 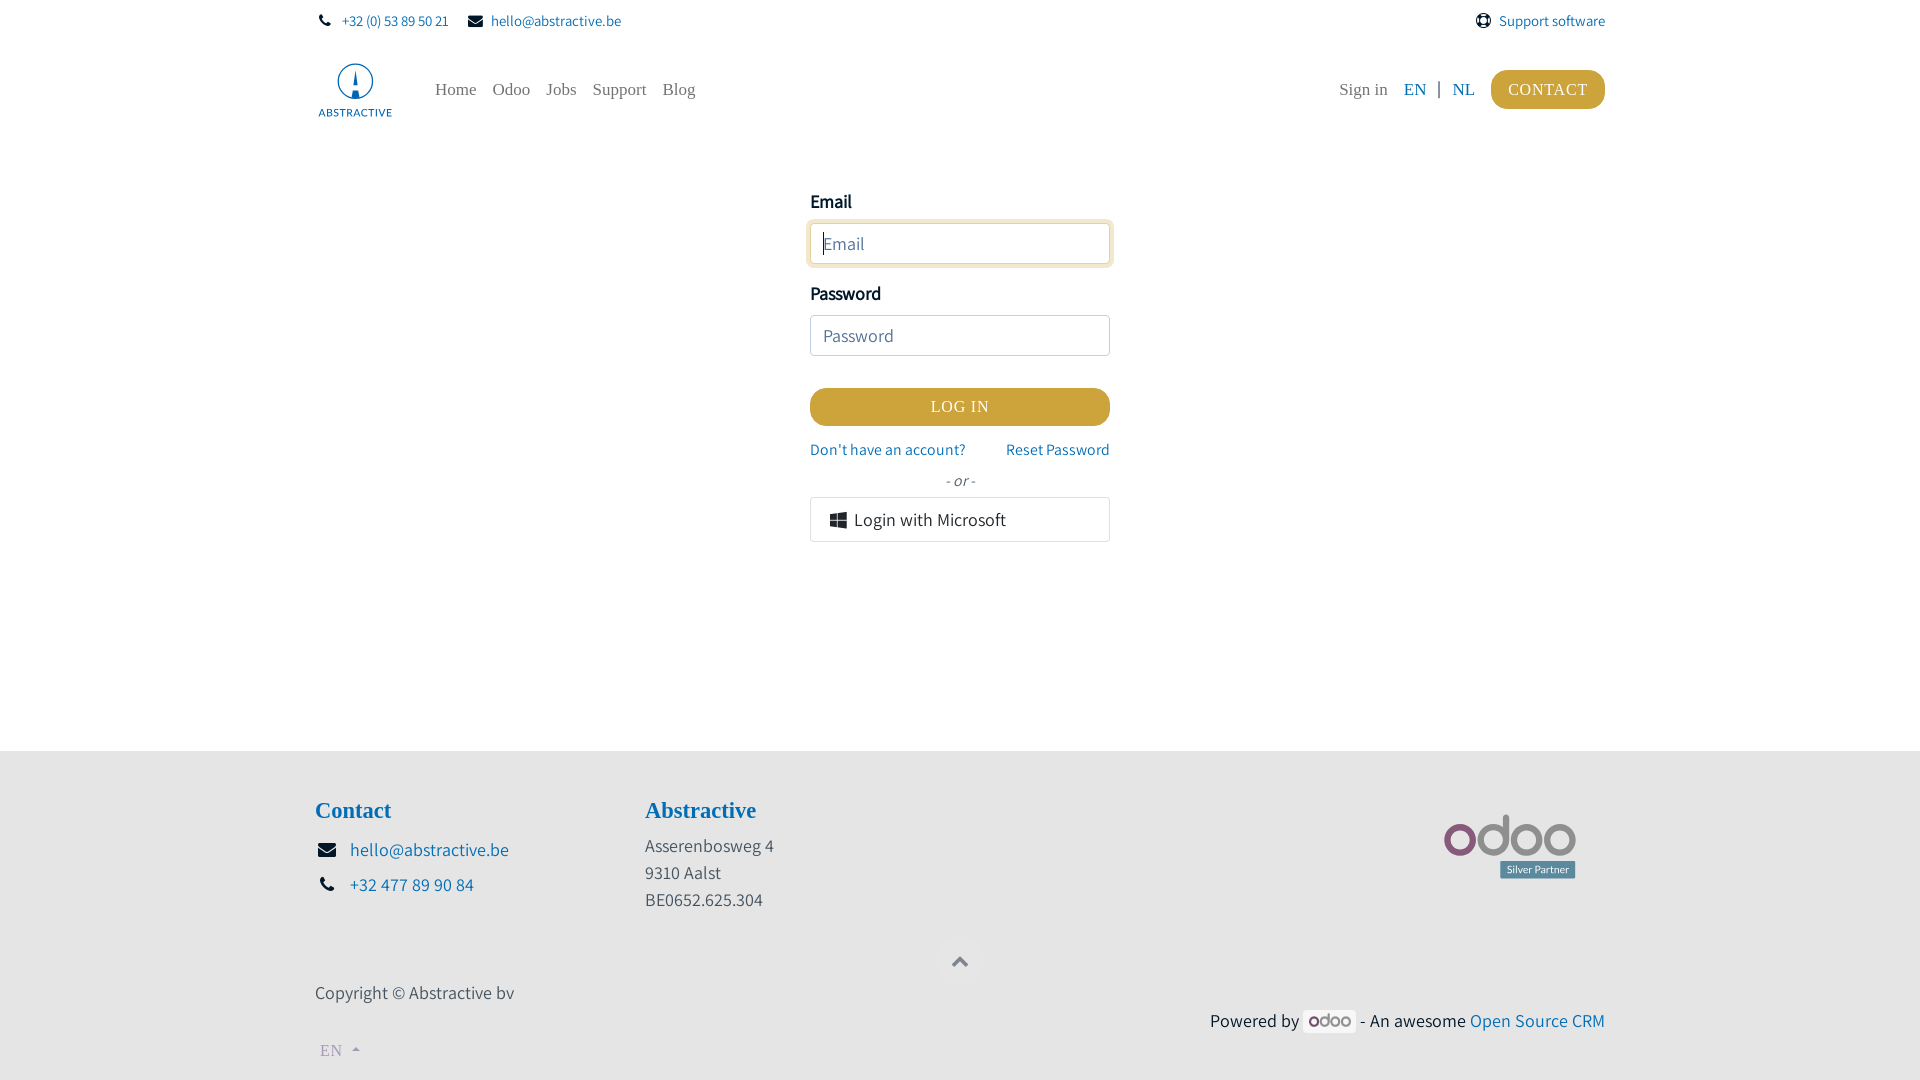 I want to click on 'EN', so click(x=340, y=1049).